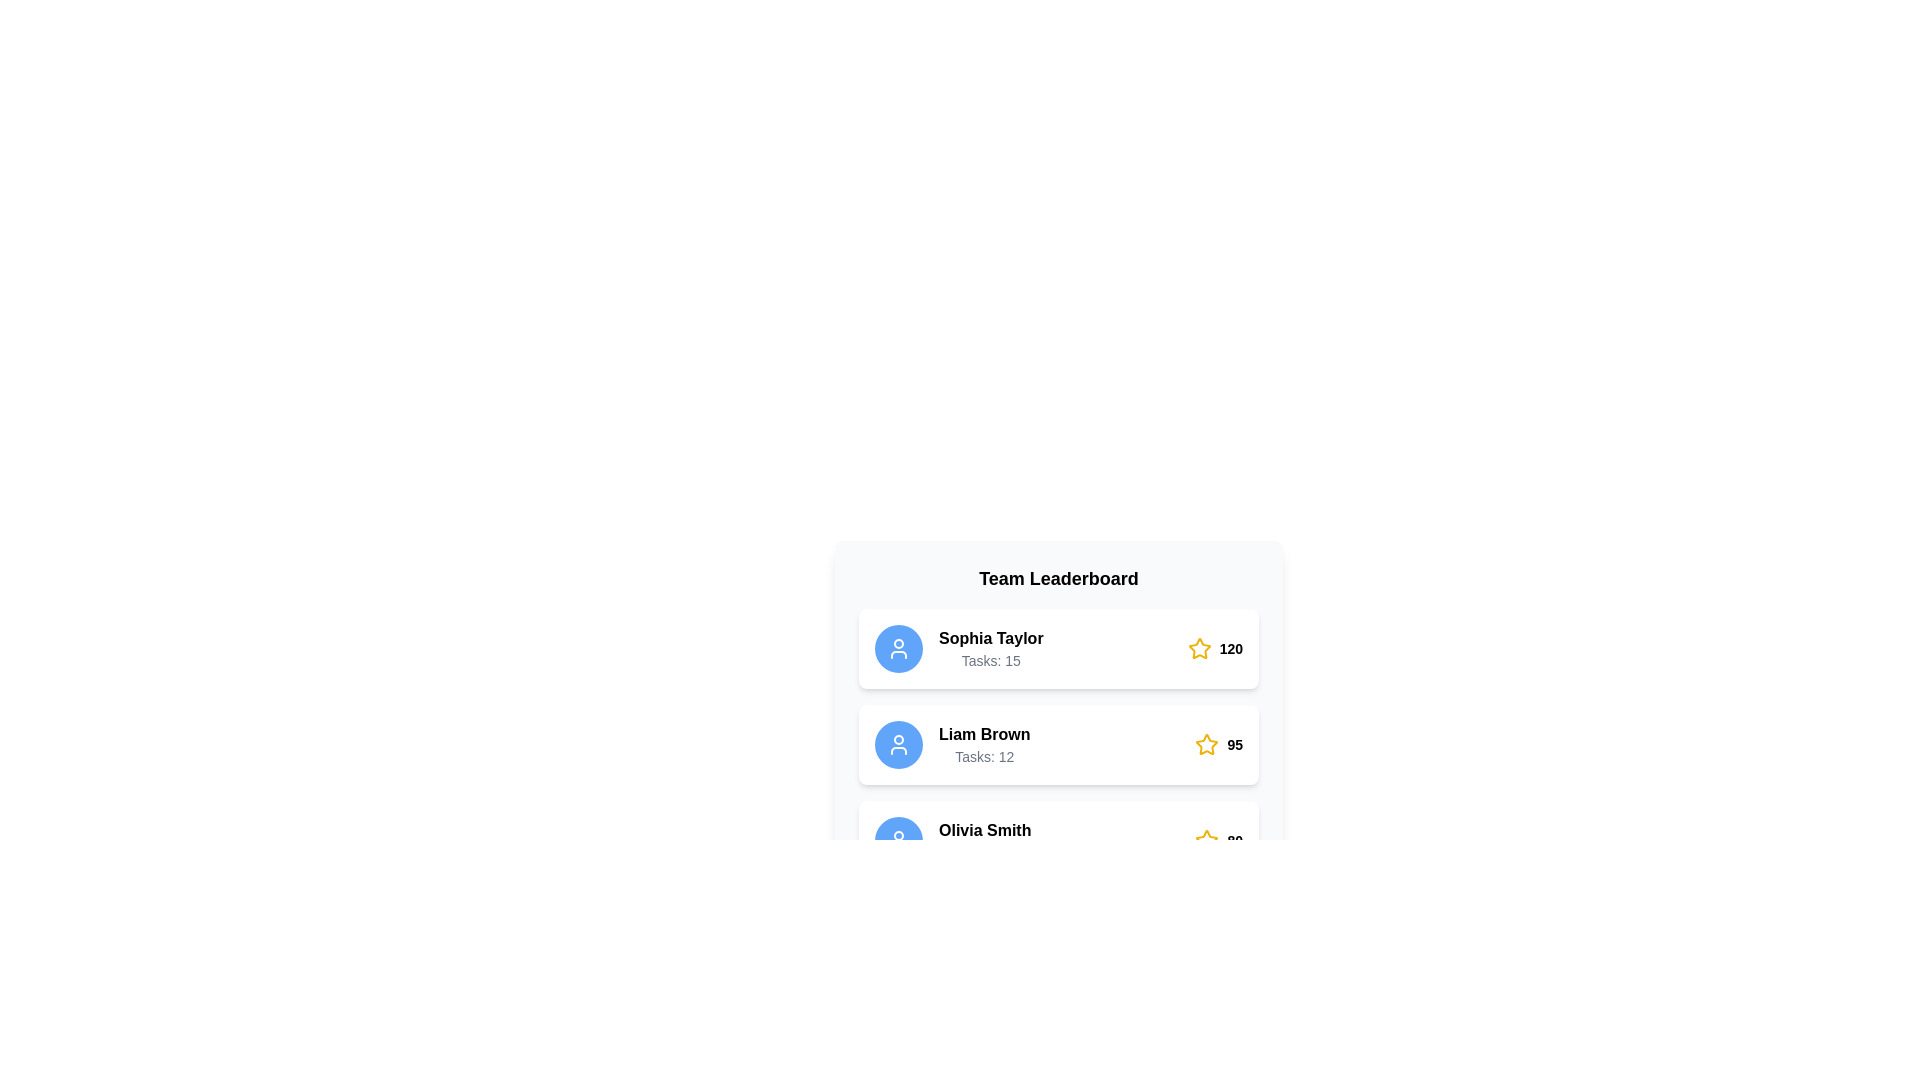 Image resolution: width=1920 pixels, height=1080 pixels. What do you see at coordinates (991, 639) in the screenshot?
I see `the text label UI element displaying 'Sophia Taylor', which is located at the top of the first leaderboard entry in the Team Leaderboard section` at bounding box center [991, 639].